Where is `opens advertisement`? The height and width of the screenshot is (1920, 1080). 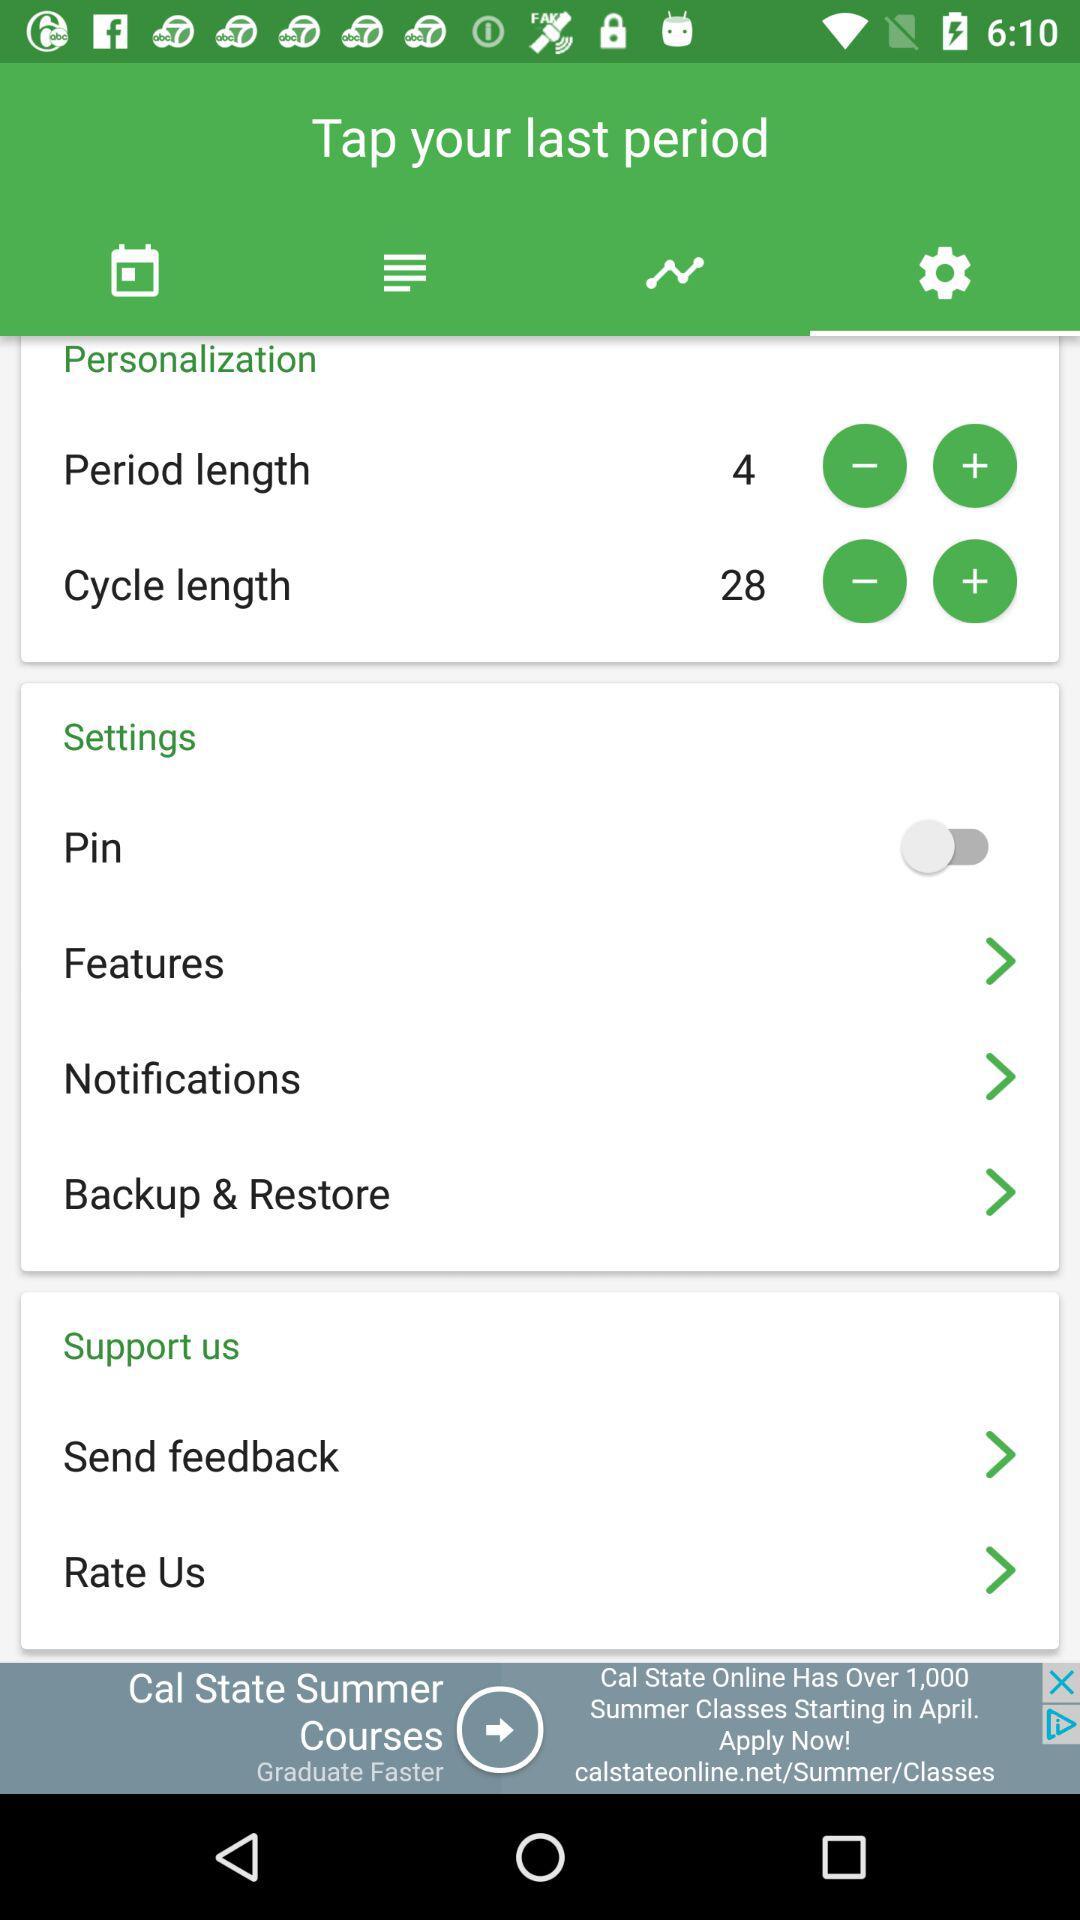
opens advertisement is located at coordinates (540, 1727).